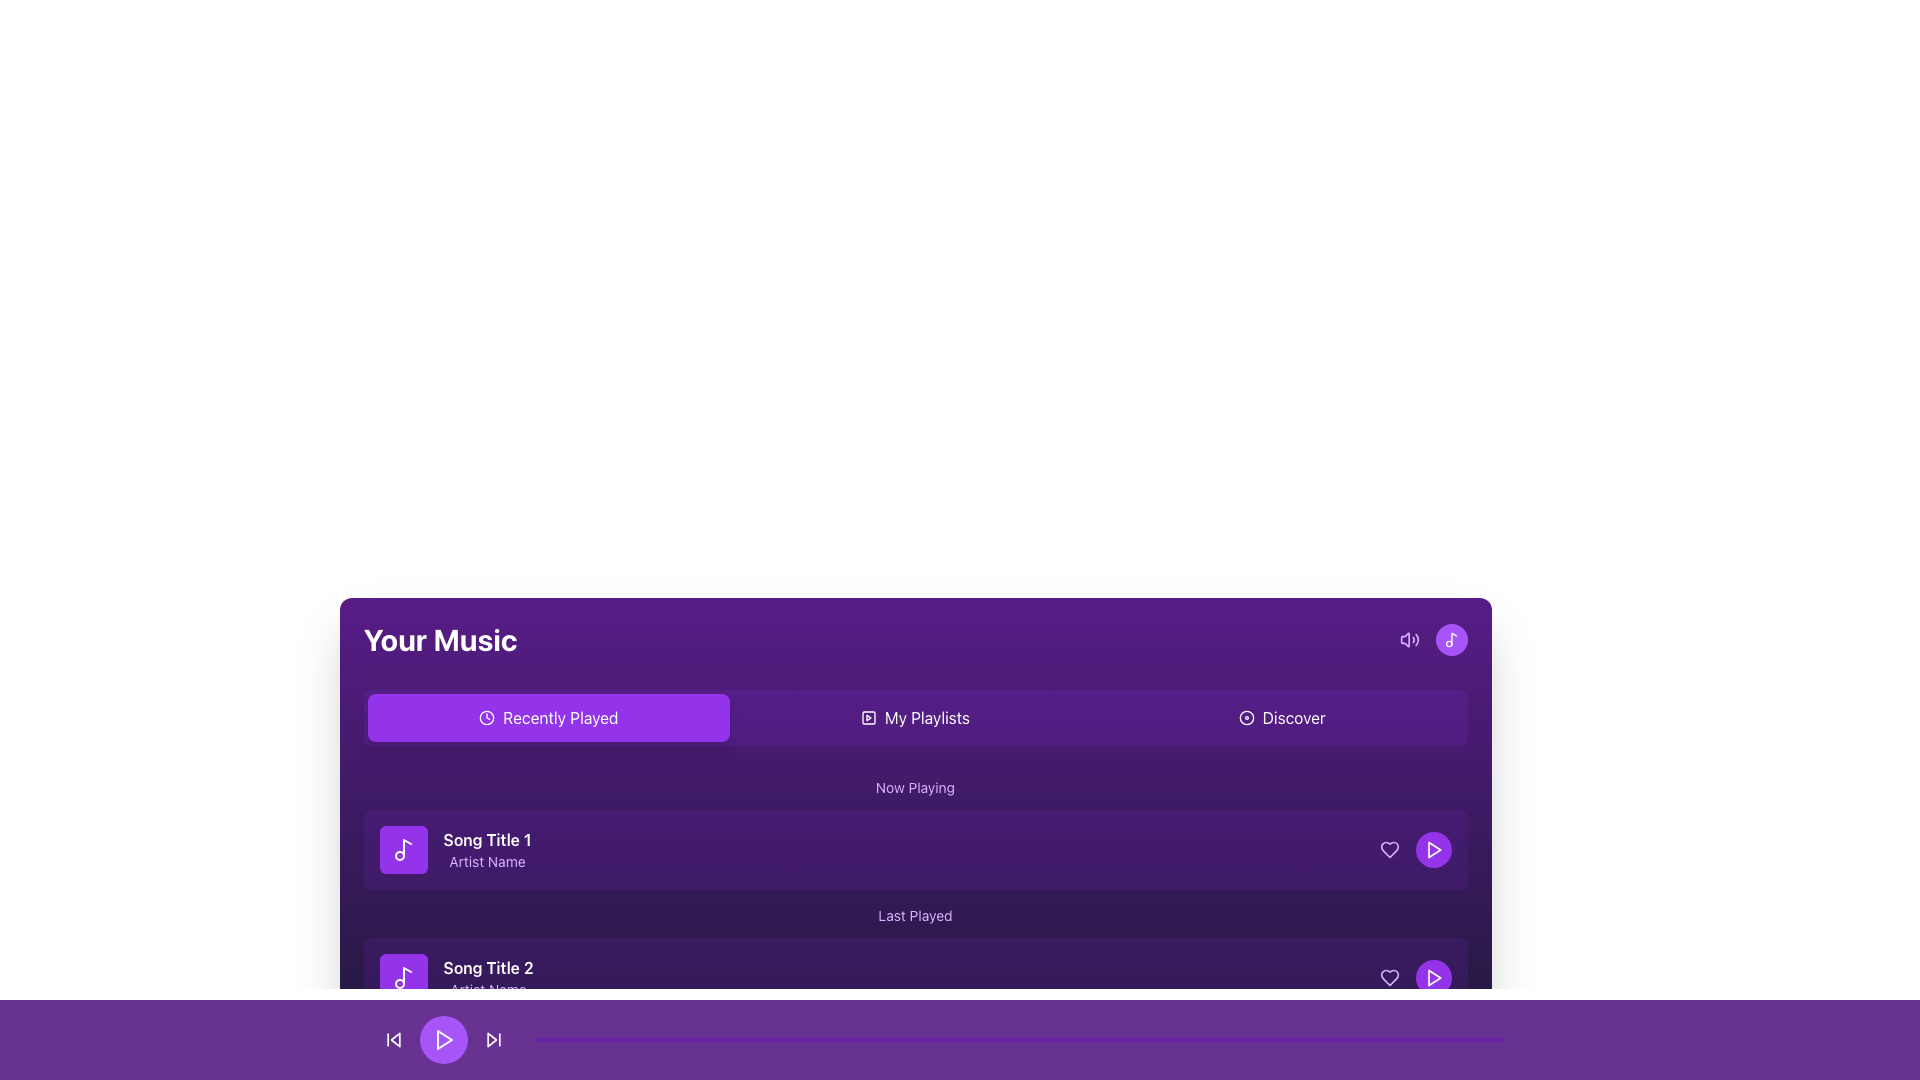 The image size is (1920, 1080). Describe the element at coordinates (488, 990) in the screenshot. I see `artist name displayed in the static text label located below 'Song Title 2' in the second item of the vertically listed song collection` at that location.